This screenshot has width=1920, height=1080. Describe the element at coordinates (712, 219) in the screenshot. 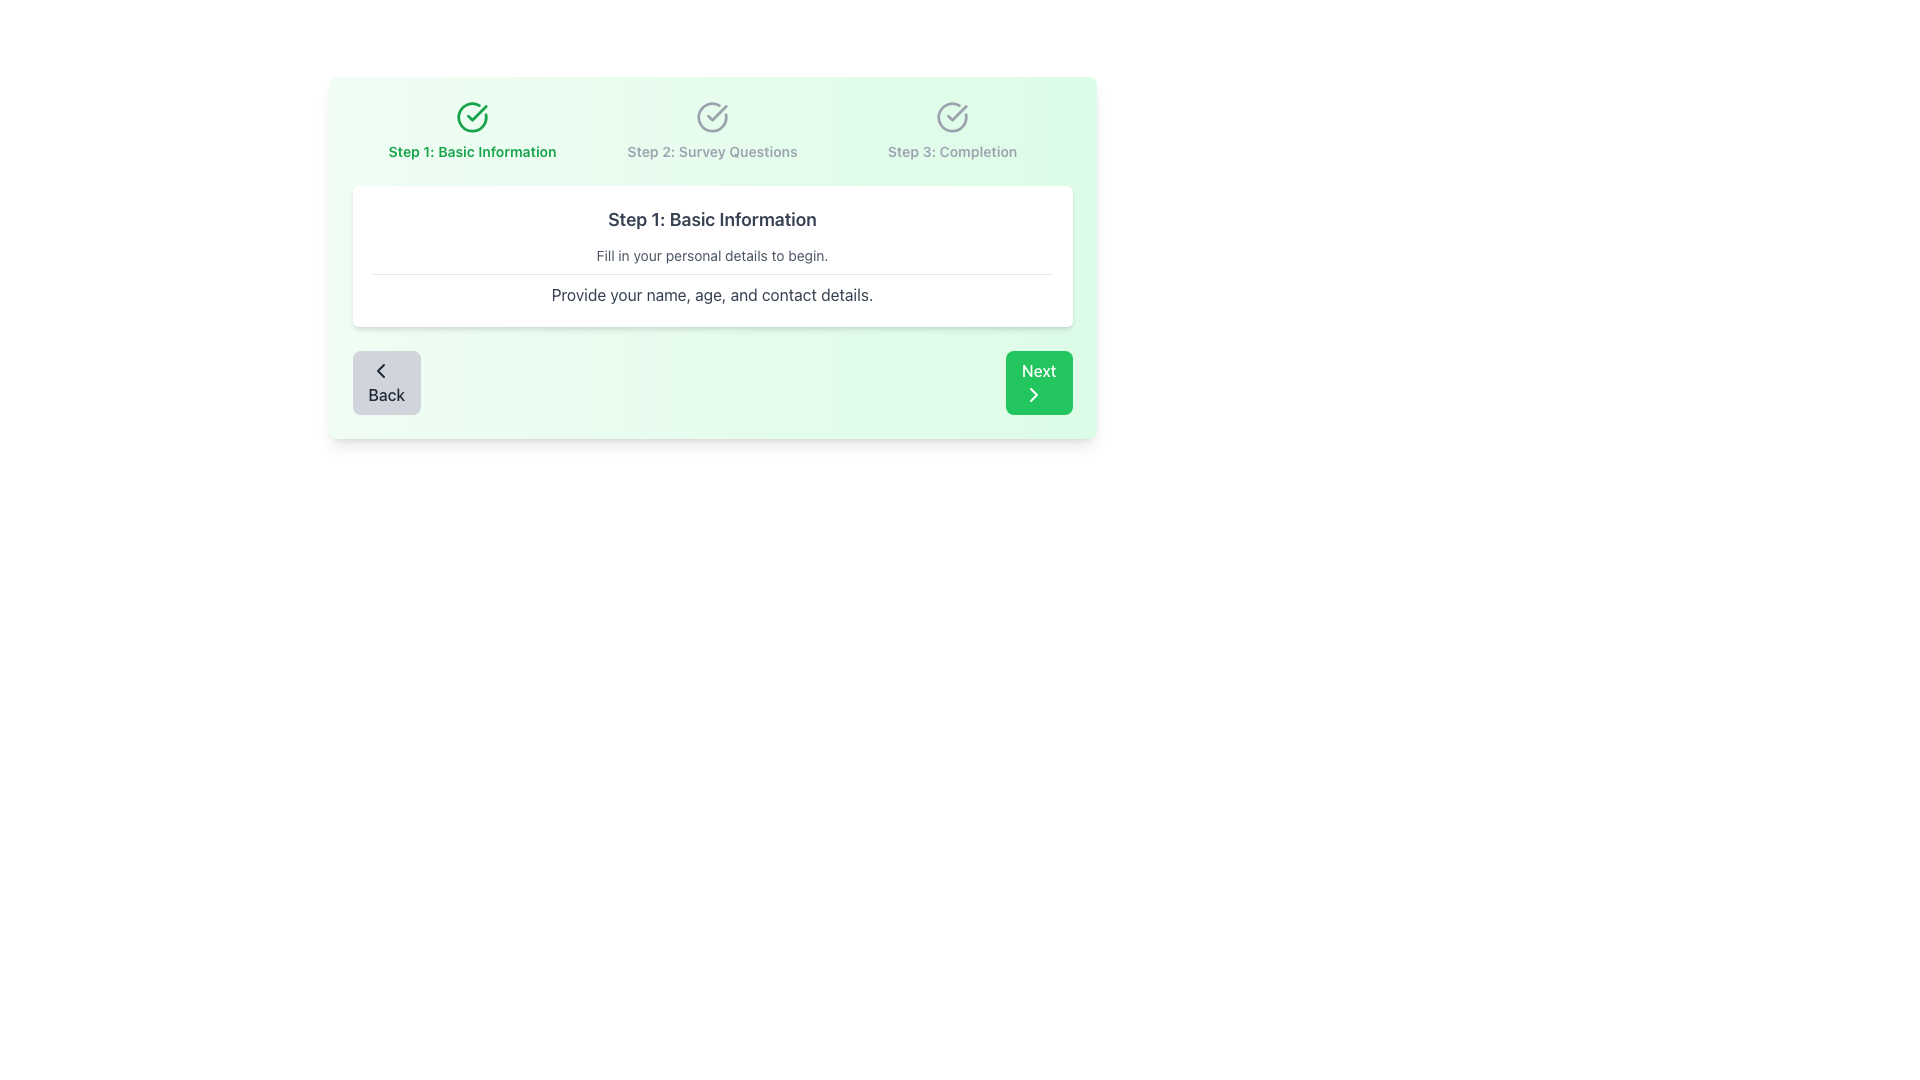

I see `the header text labeled 'Step 1: Basic Information', which is displayed in bold gray font and is positioned at the top of a white card-like section` at that location.